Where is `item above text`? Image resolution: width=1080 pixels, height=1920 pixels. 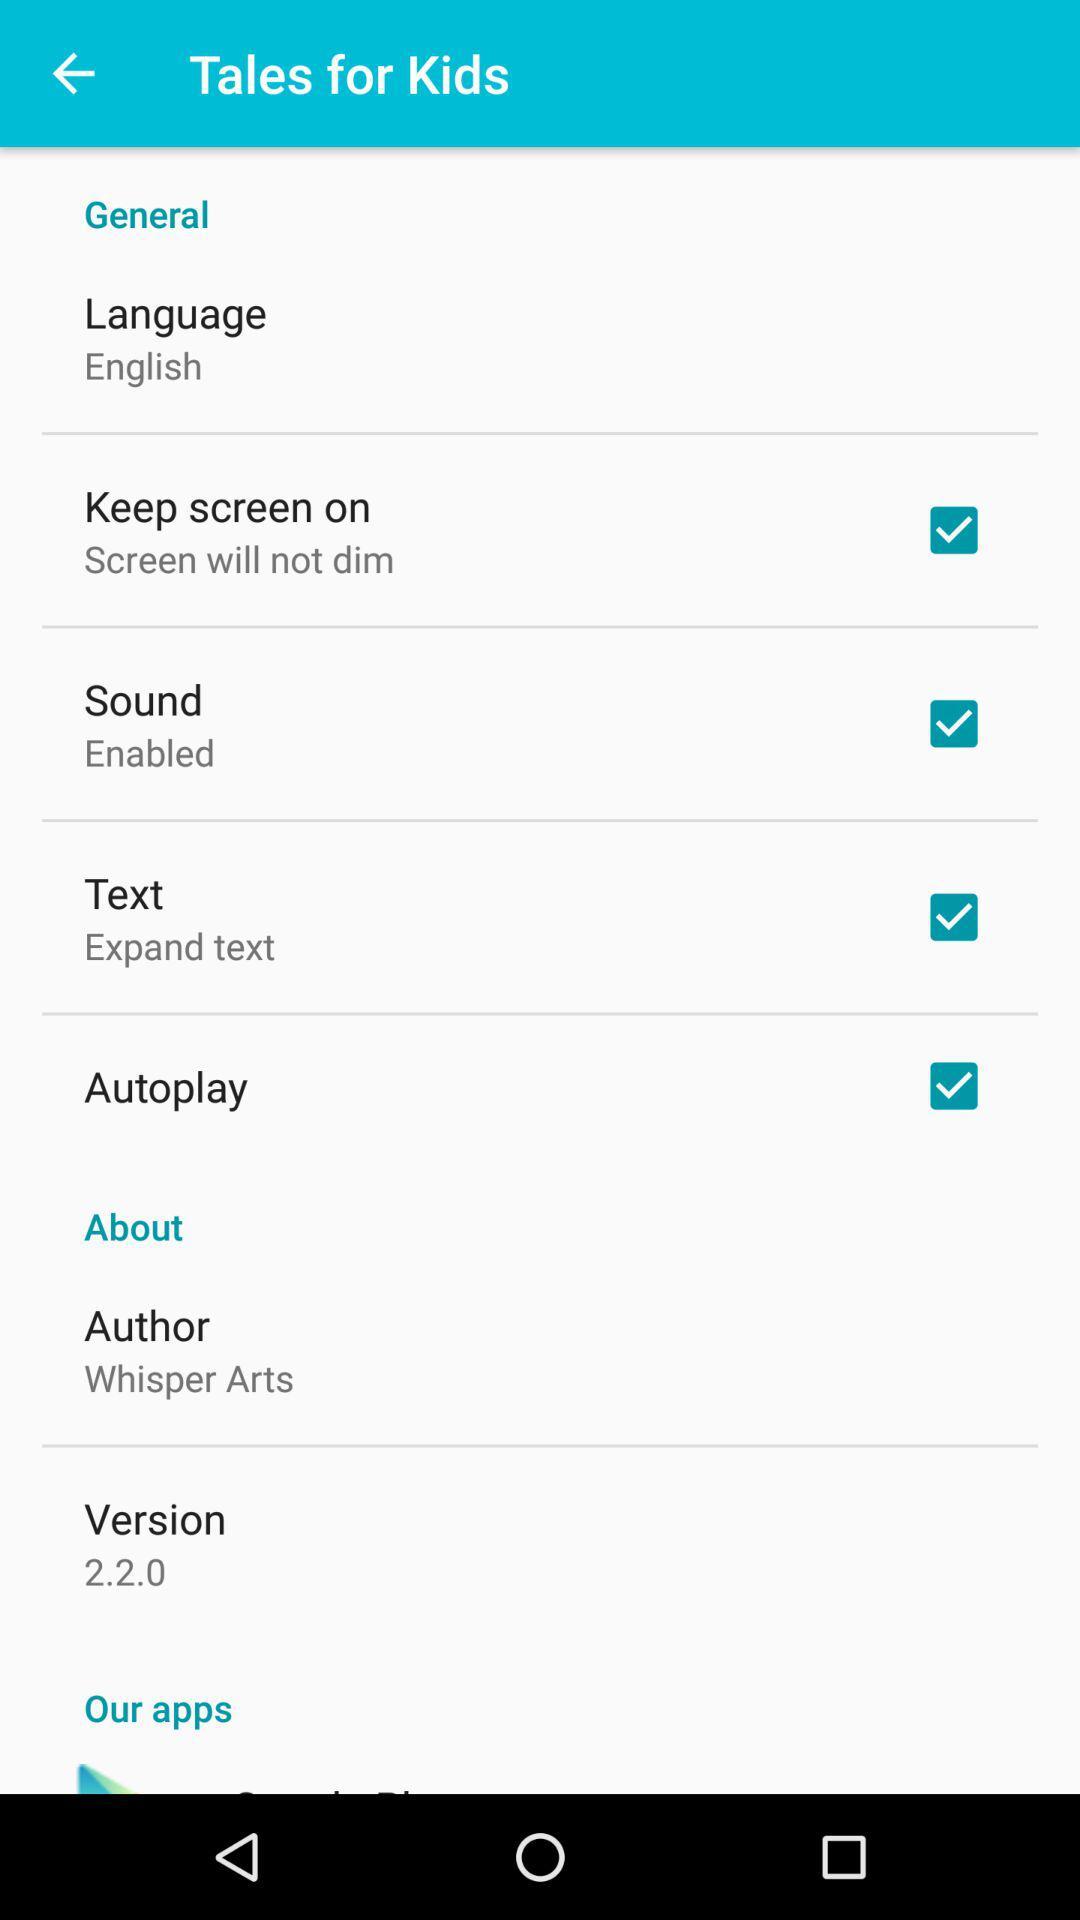
item above text is located at coordinates (148, 751).